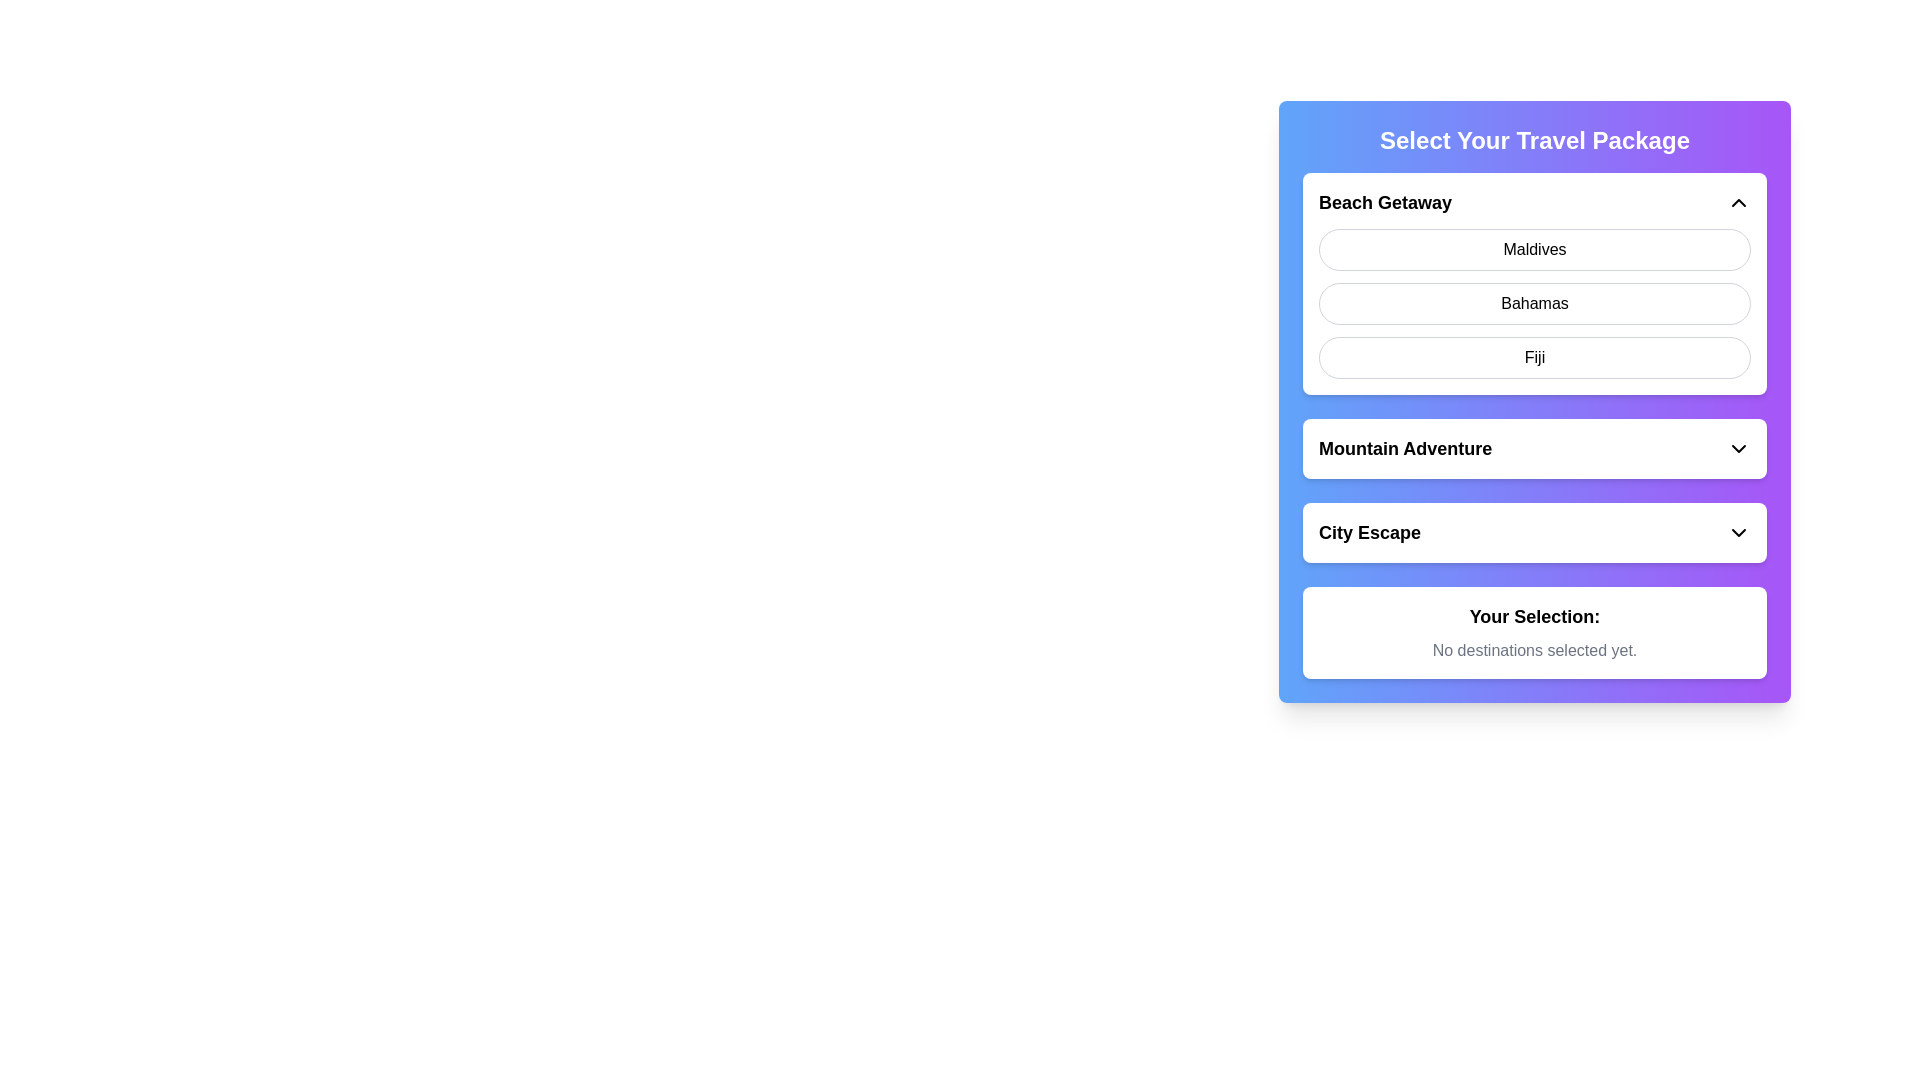  I want to click on the 'Beach Getaway' text label, which is a bold title positioned at the top-left corner of the travel package selection panel, so click(1384, 203).